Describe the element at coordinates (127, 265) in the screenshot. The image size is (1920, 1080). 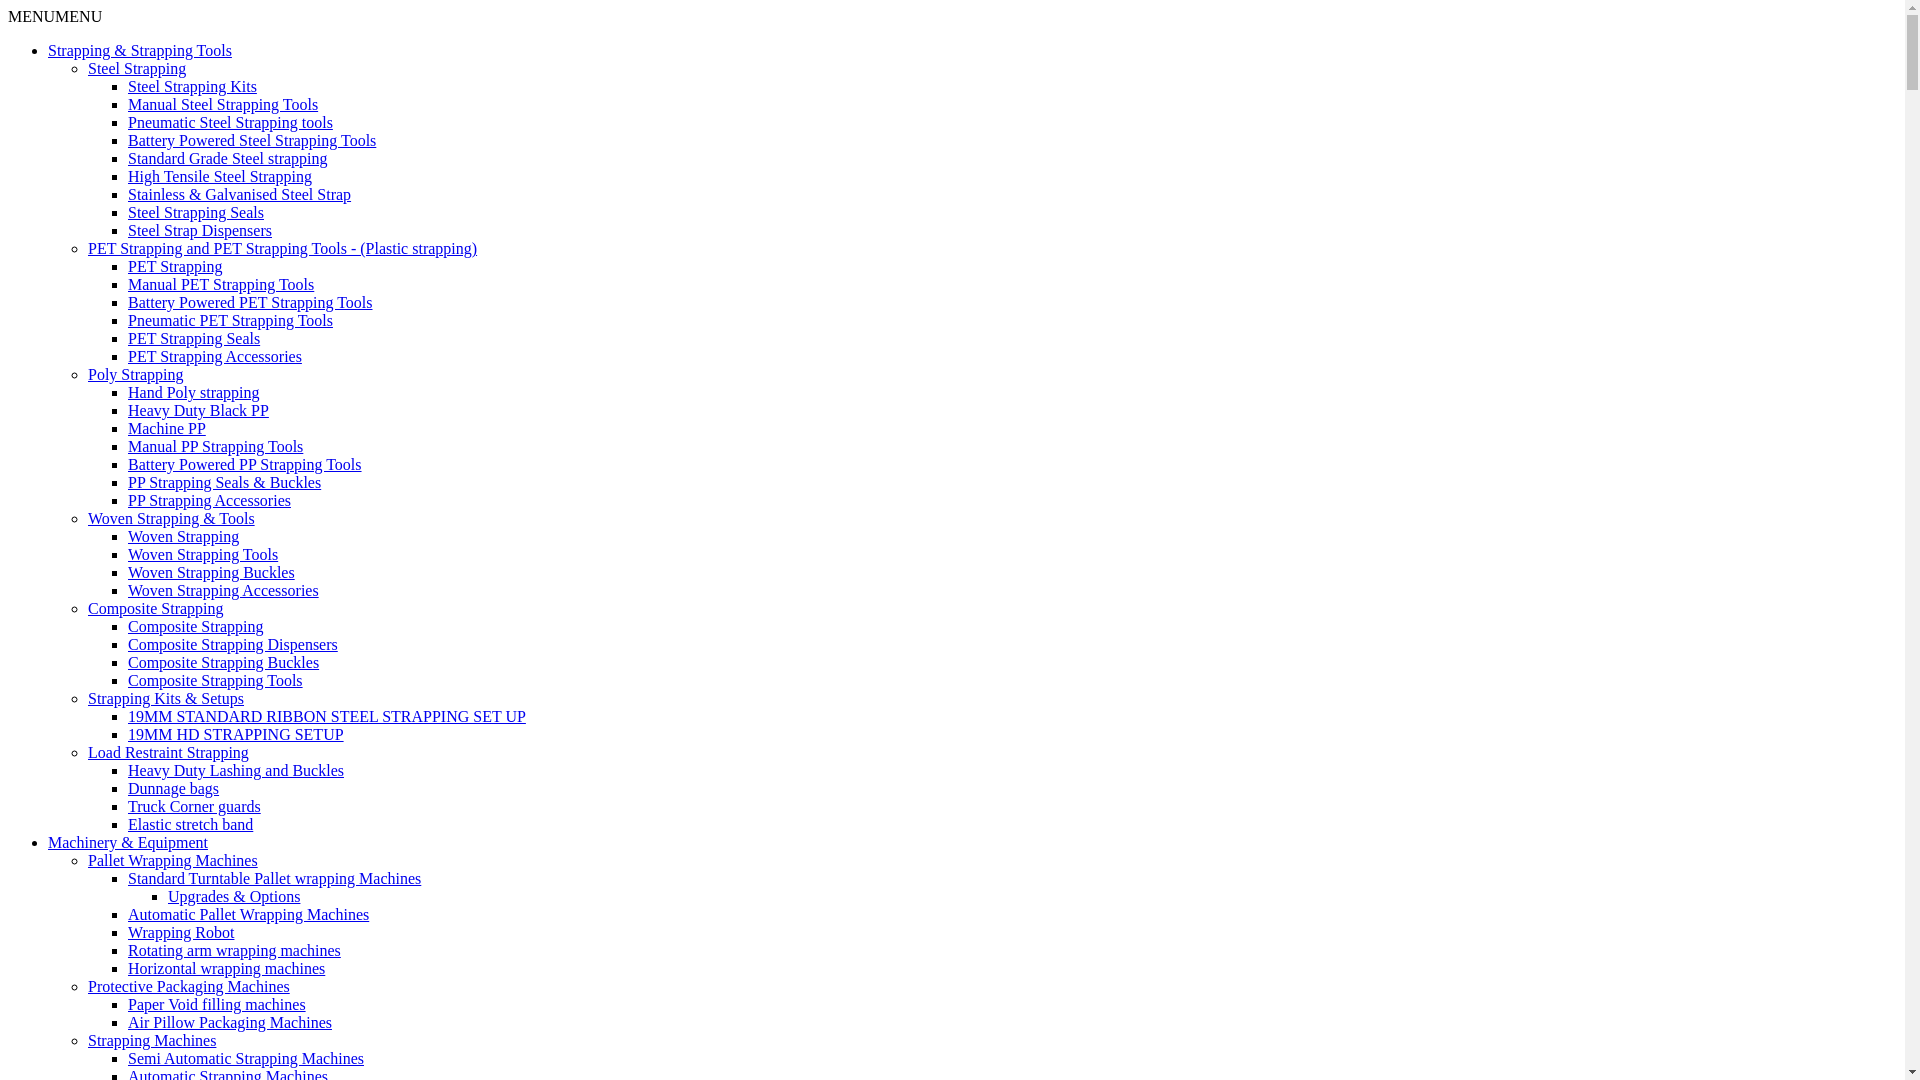
I see `'PET Strapping'` at that location.